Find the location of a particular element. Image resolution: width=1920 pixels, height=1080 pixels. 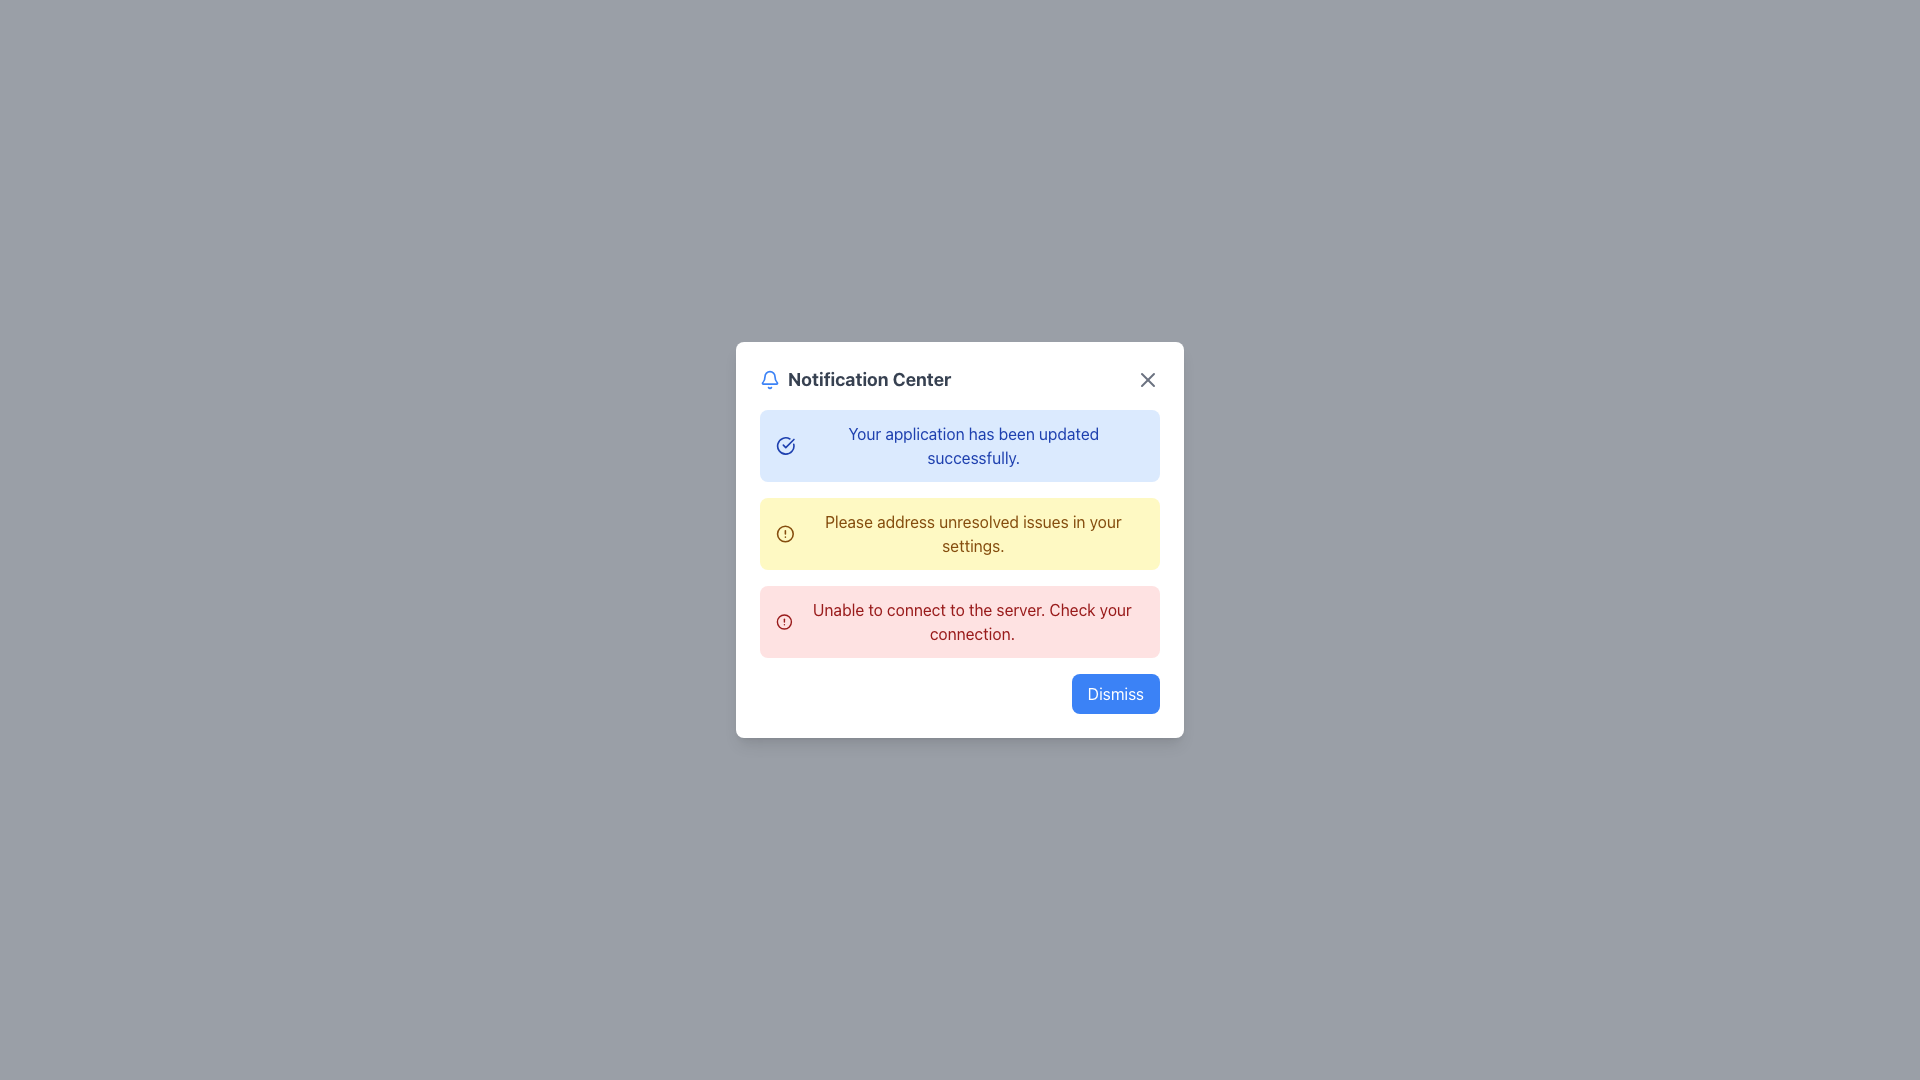

the error message Text Label located at the bottom of the notification panel, which is the third item in a list of messages is located at coordinates (972, 620).